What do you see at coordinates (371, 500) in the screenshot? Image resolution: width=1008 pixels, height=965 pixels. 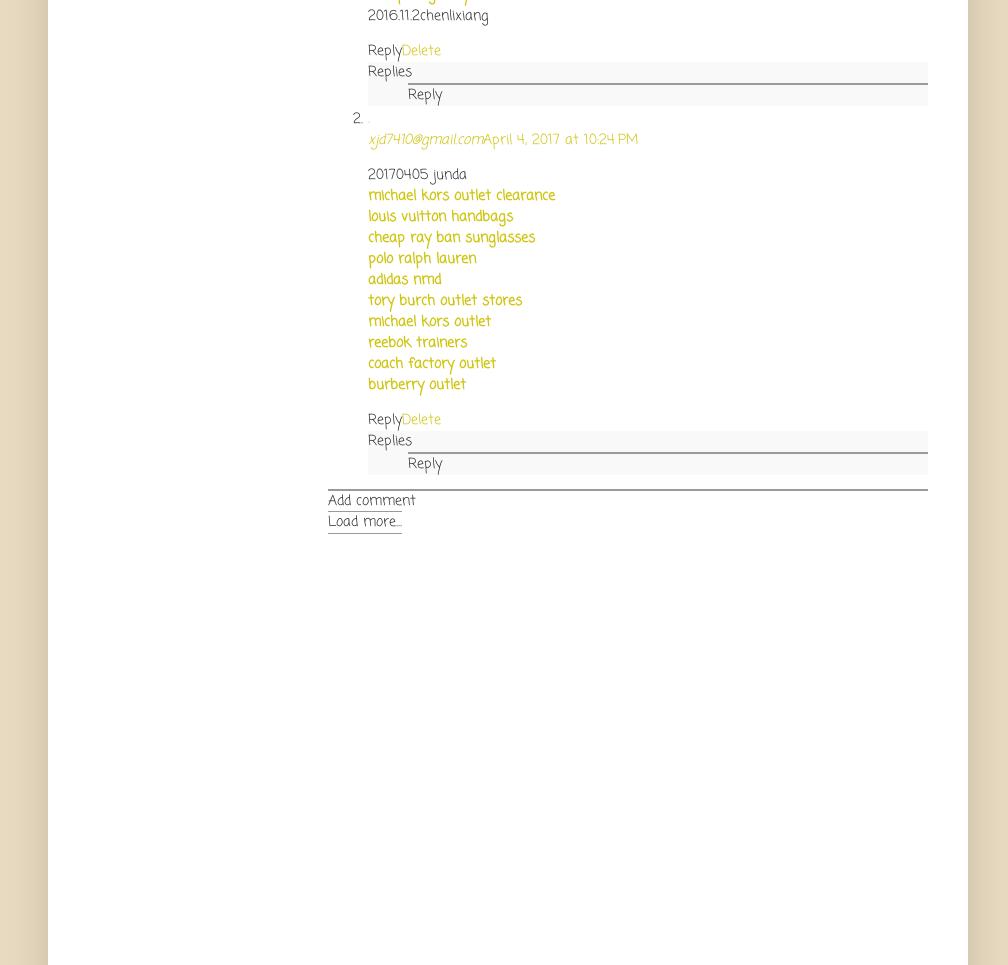 I see `'Add comment'` at bounding box center [371, 500].